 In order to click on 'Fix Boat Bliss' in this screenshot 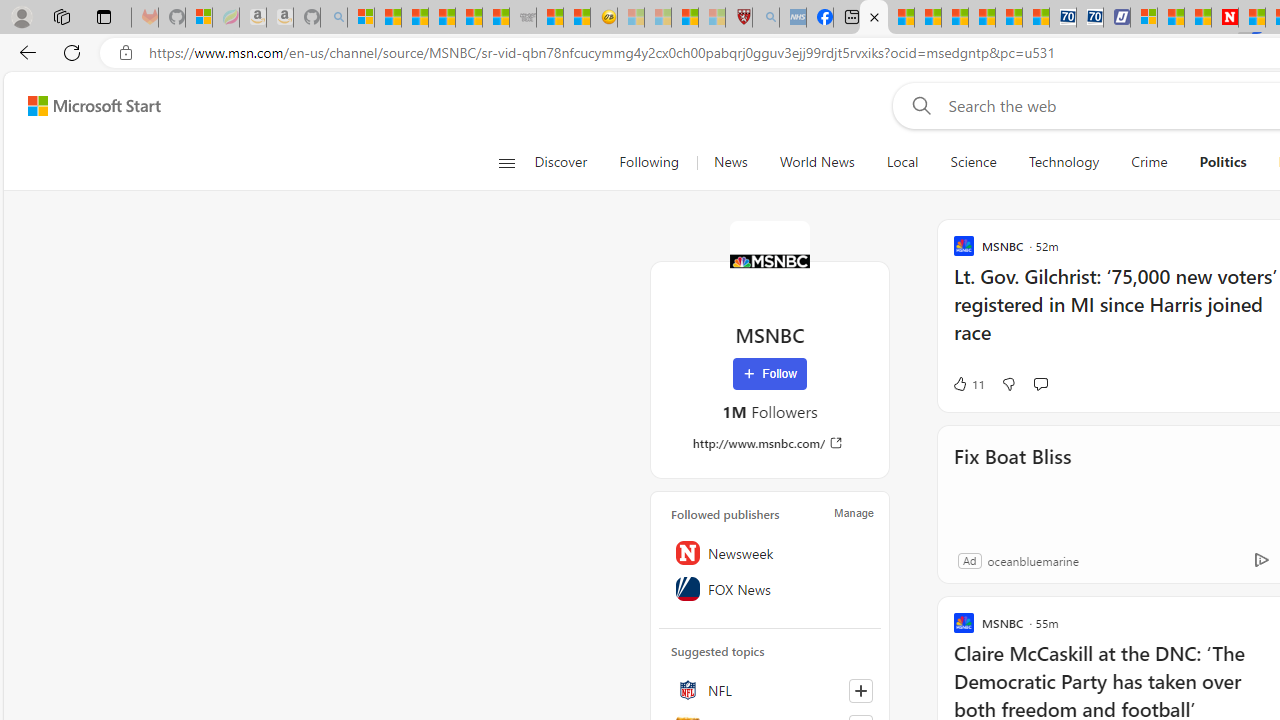, I will do `click(1013, 484)`.